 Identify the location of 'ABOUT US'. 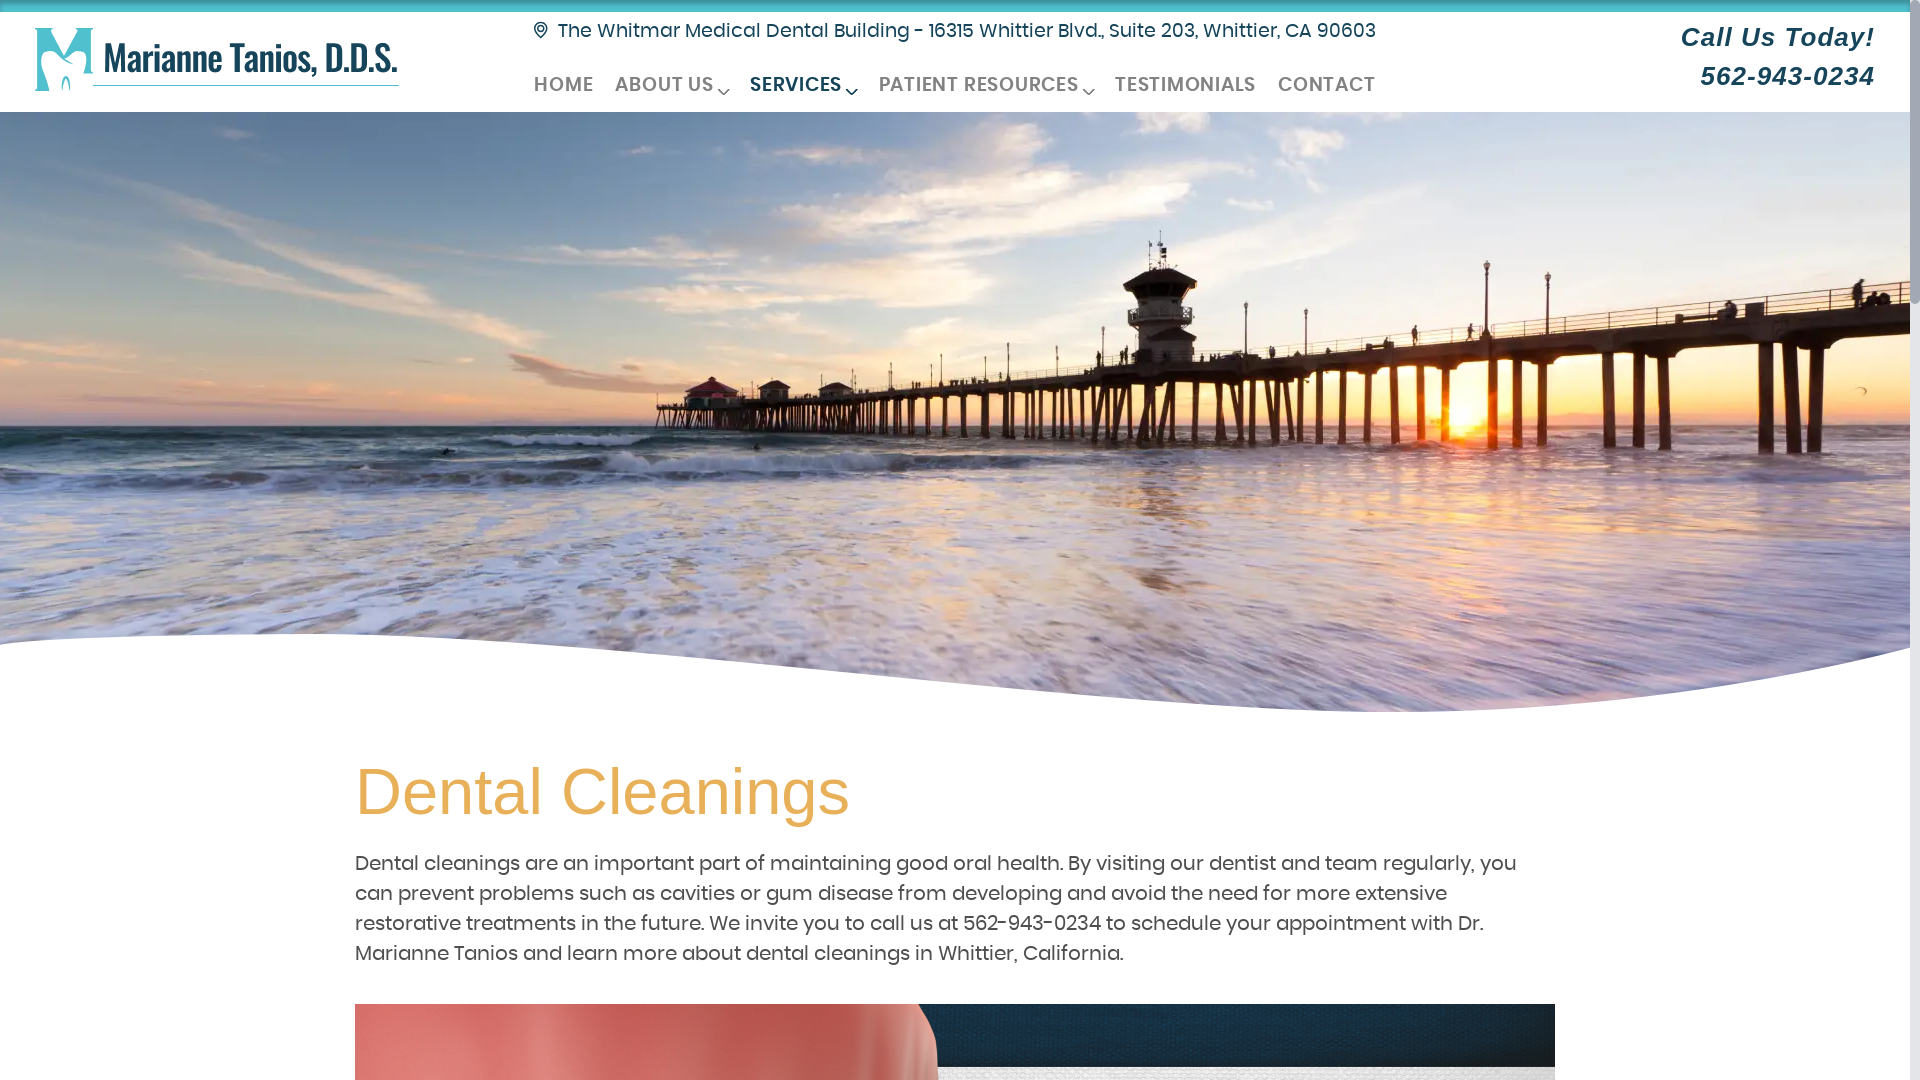
(671, 85).